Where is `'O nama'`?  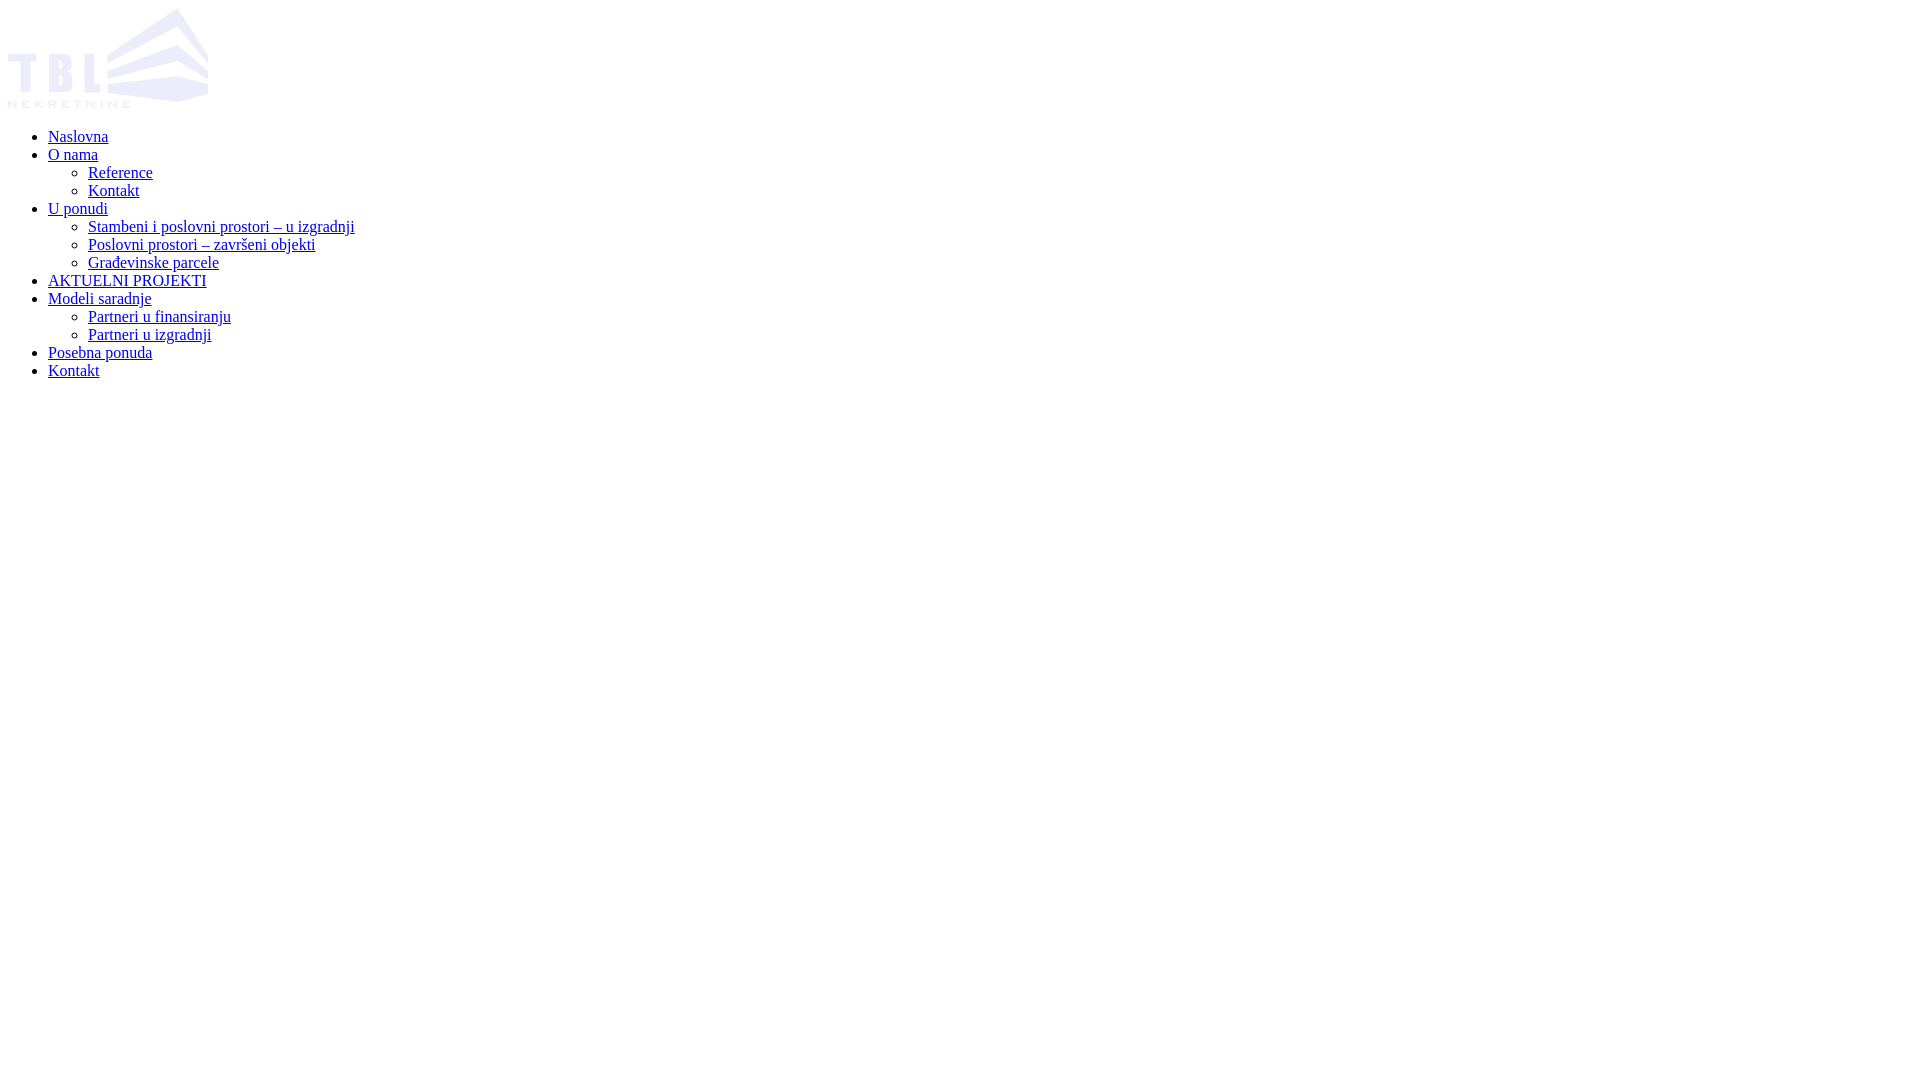
'O nama' is located at coordinates (72, 153).